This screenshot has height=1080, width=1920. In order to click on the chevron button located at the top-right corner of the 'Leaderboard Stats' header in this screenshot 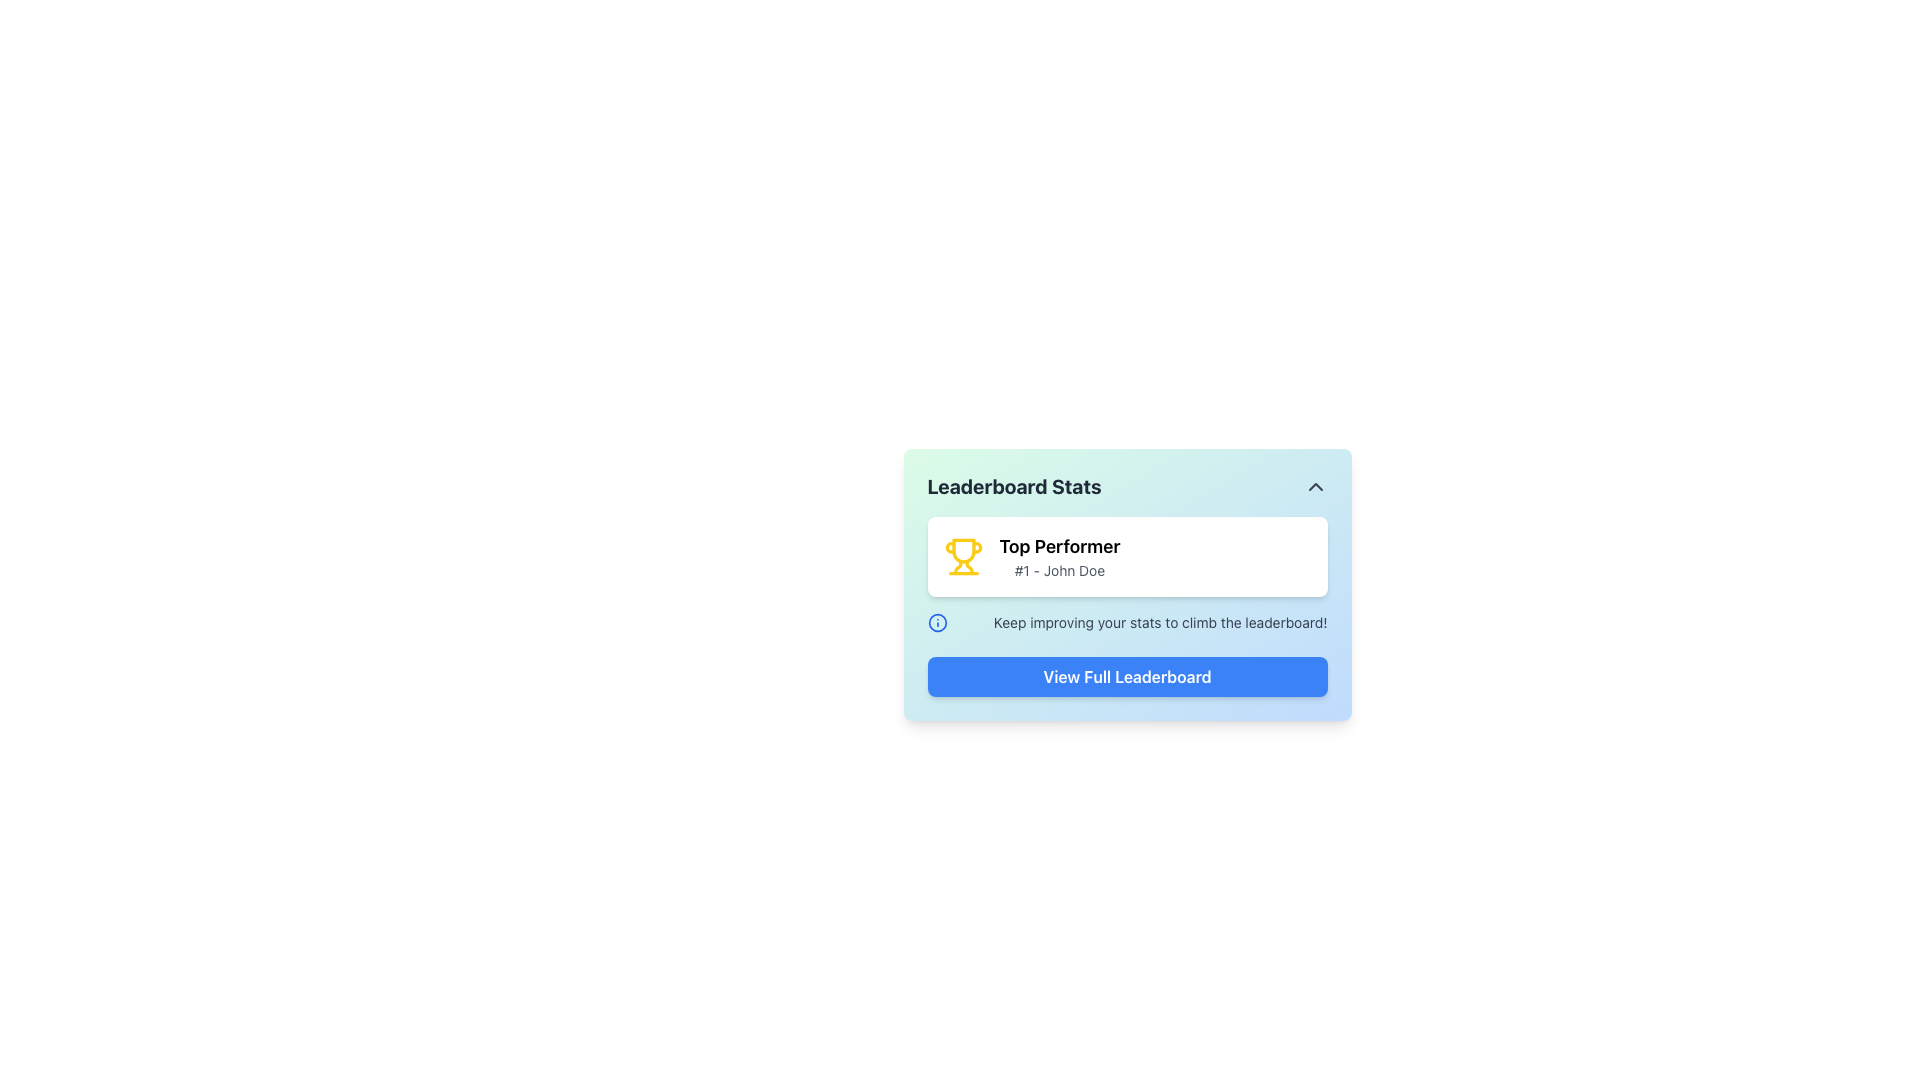, I will do `click(1315, 486)`.